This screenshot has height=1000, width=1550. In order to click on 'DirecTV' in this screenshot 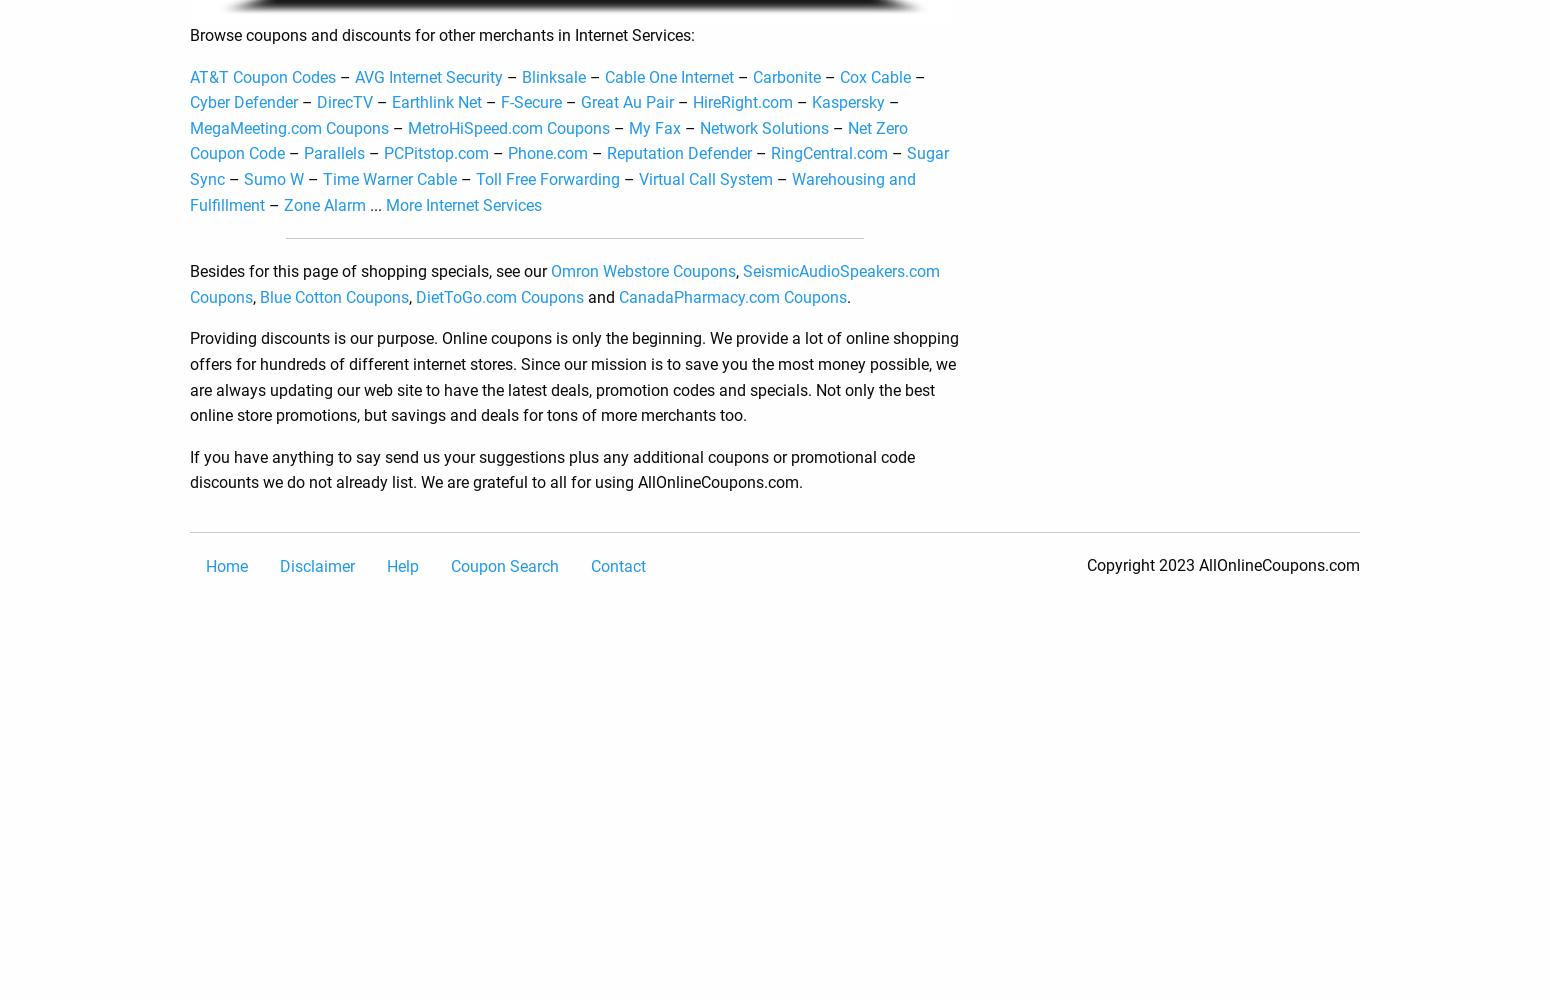, I will do `click(344, 101)`.